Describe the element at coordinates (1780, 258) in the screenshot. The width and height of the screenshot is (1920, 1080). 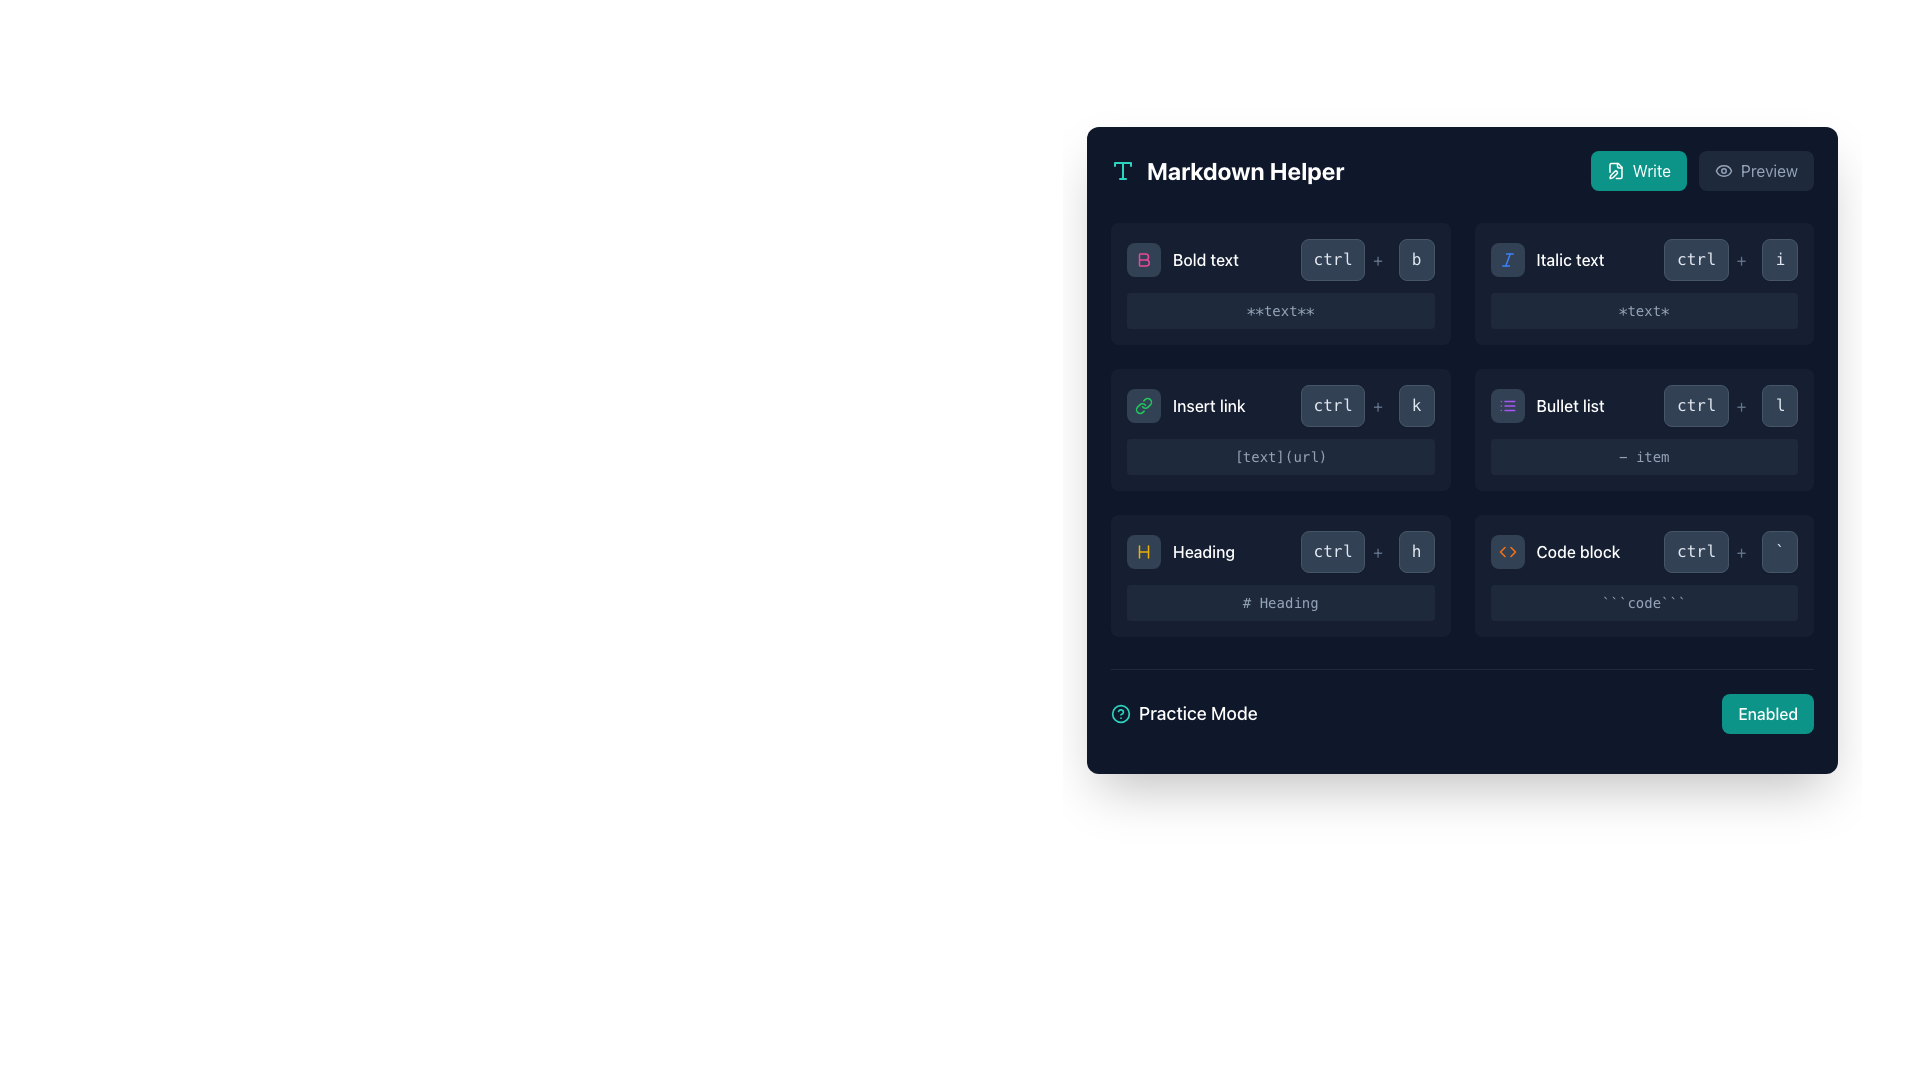
I see `the small, rounded rectangular button with a dark background containing the letter 'i'` at that location.